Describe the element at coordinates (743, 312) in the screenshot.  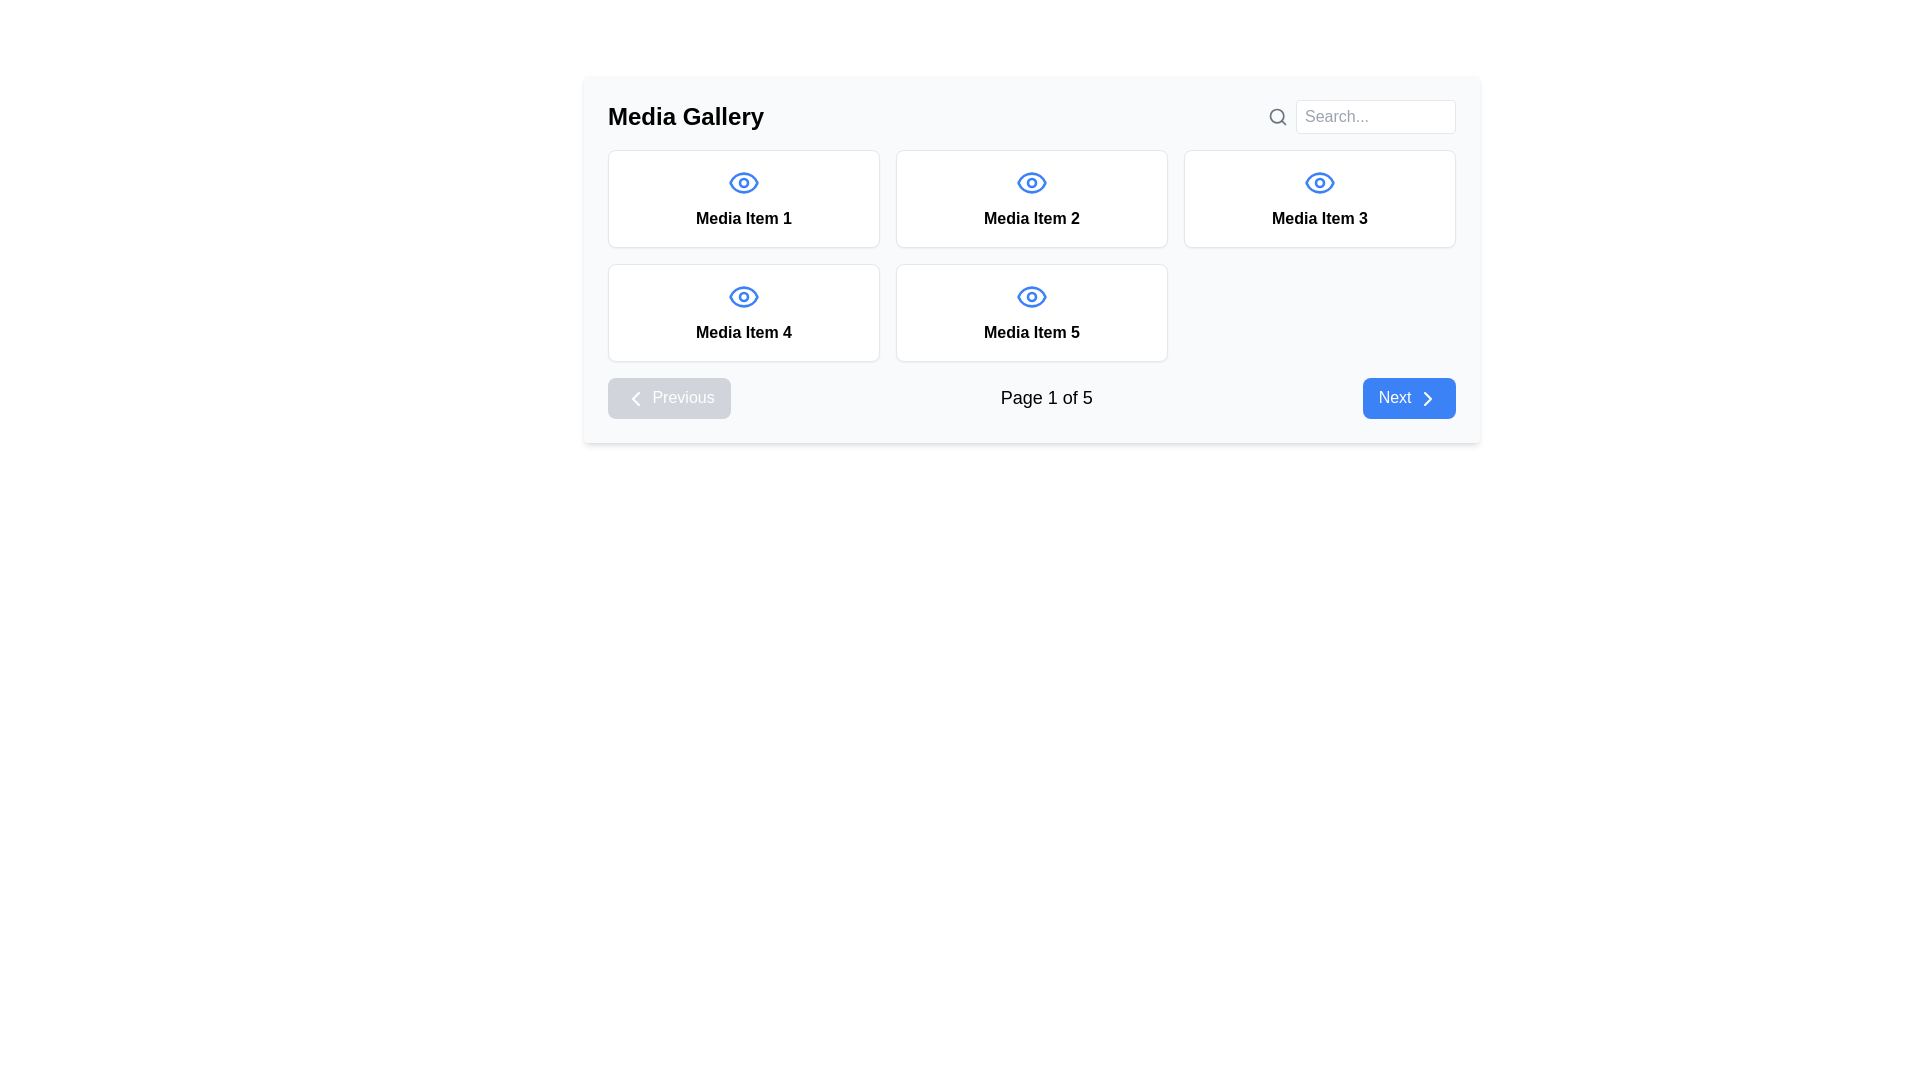
I see `the card labeled 'Media Item 4', which has a white background, a blue eye icon above bold text, and is positioned in the second row, first column of the grid` at that location.